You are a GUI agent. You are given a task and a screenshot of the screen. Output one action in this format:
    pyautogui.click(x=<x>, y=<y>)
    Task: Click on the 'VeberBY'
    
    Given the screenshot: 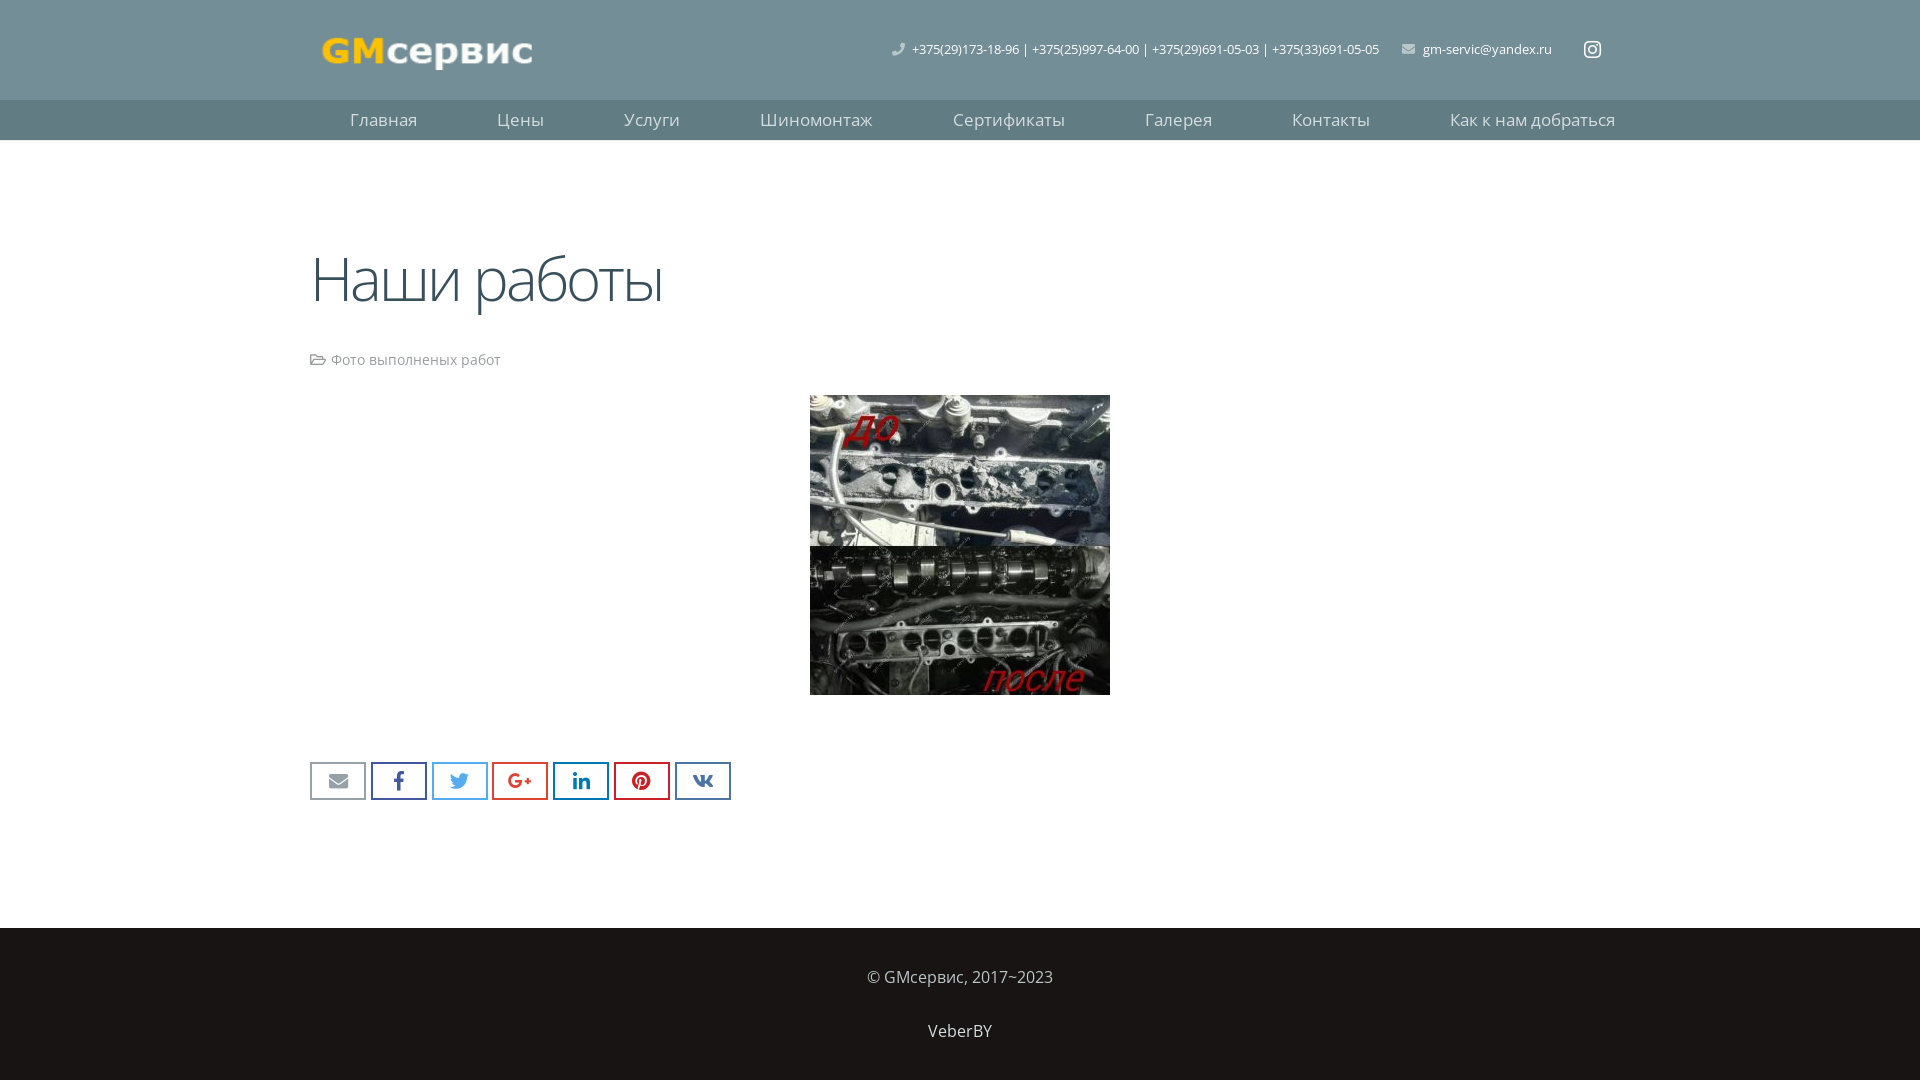 What is the action you would take?
    pyautogui.click(x=926, y=1030)
    